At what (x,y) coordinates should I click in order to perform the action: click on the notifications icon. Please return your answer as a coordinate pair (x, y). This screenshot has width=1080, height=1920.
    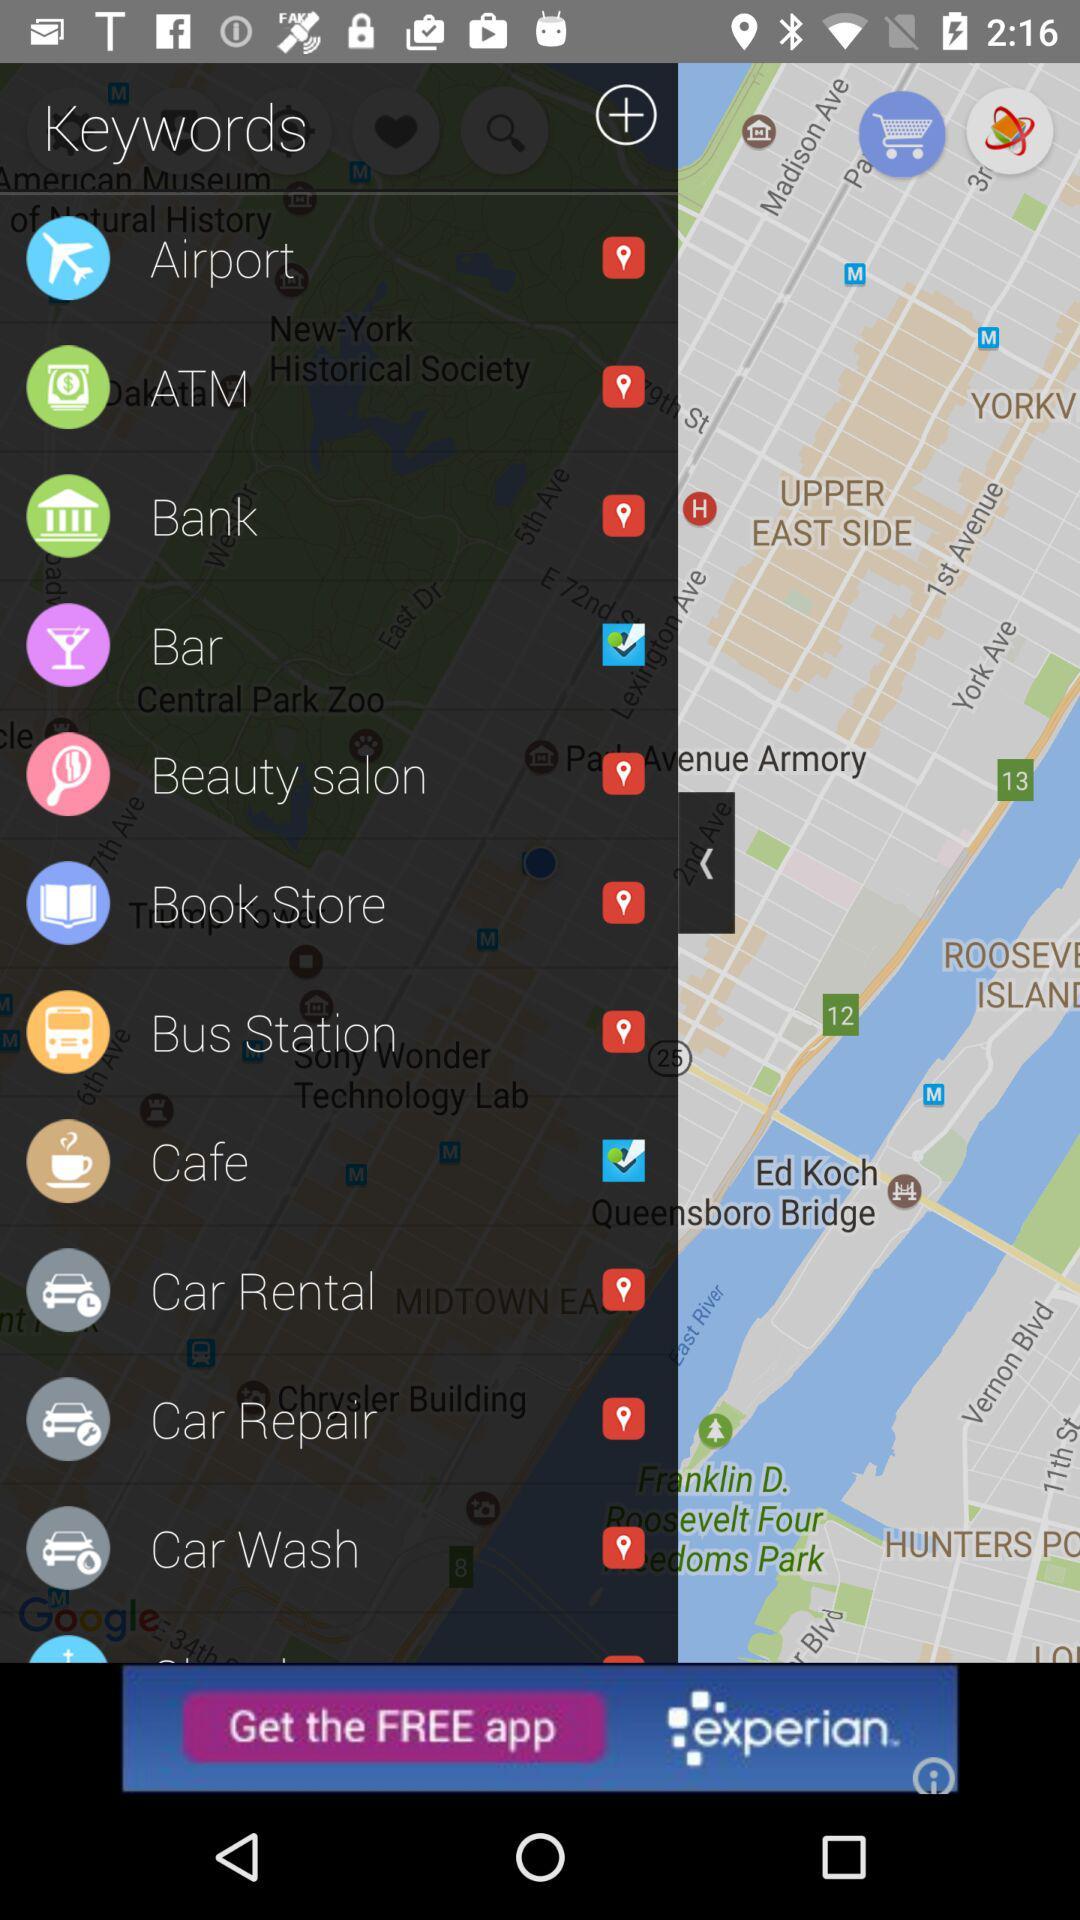
    Looking at the image, I should click on (283, 132).